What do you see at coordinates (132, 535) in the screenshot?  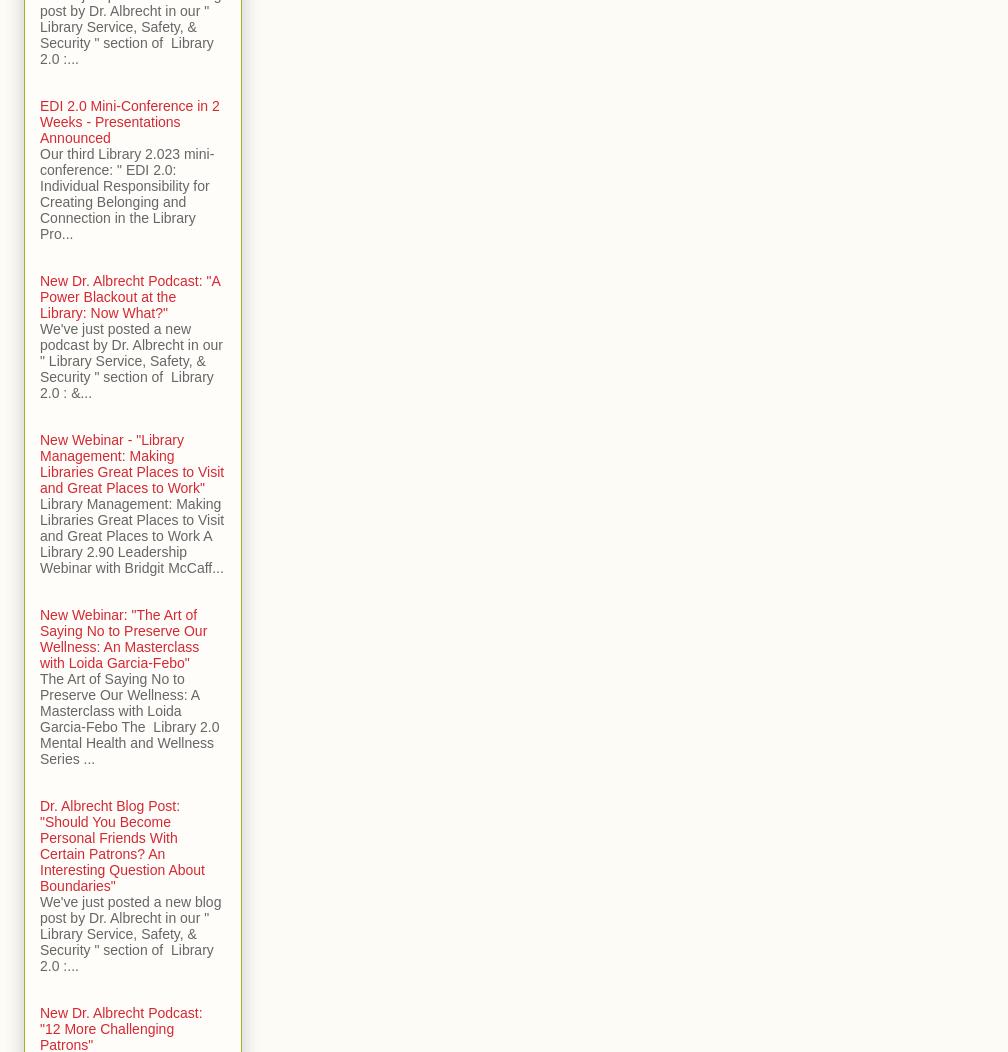 I see `'Library Management: Making Libraries Great Places to Visit and Great Places to Work   A Library 2.90 Leadership Webinar with Bridgit McCaff...'` at bounding box center [132, 535].